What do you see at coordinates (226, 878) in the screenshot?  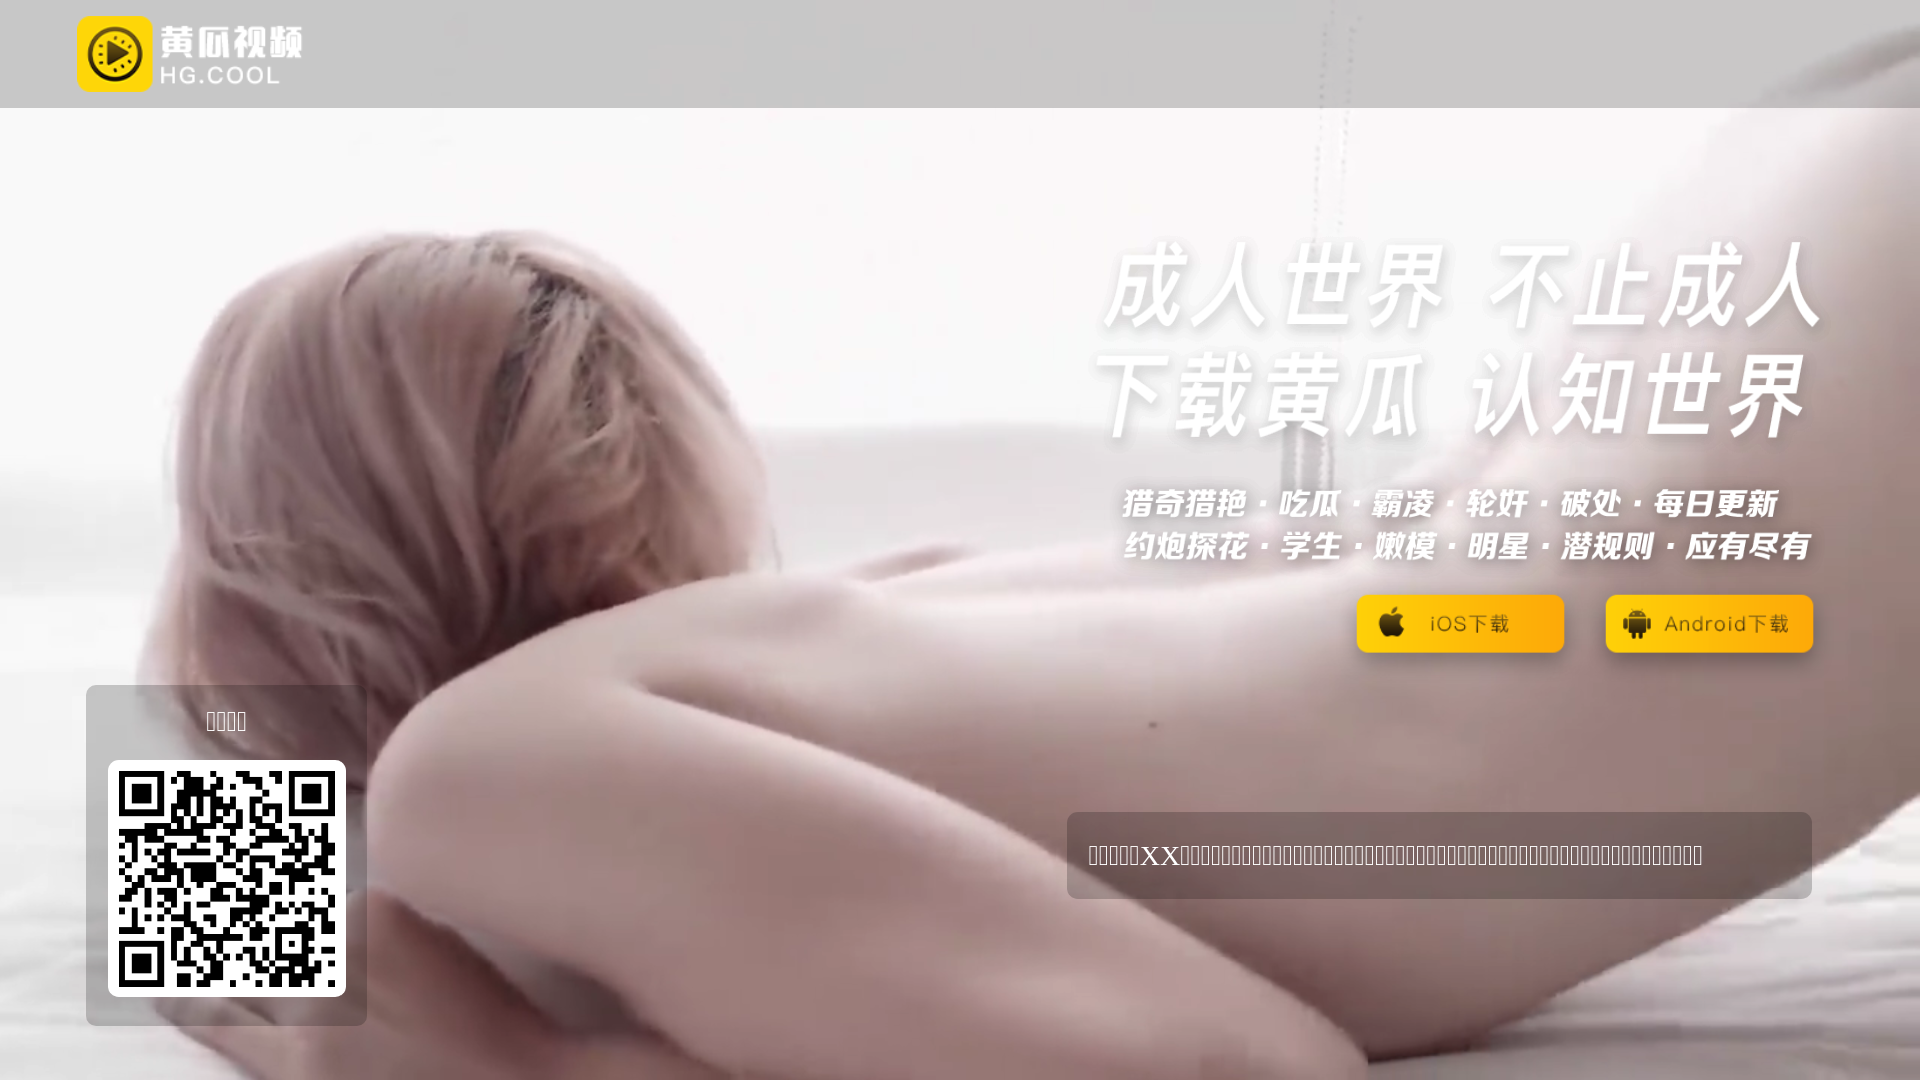 I see `'https://3dsf9fs.com/?_c=ofrr1xb'` at bounding box center [226, 878].